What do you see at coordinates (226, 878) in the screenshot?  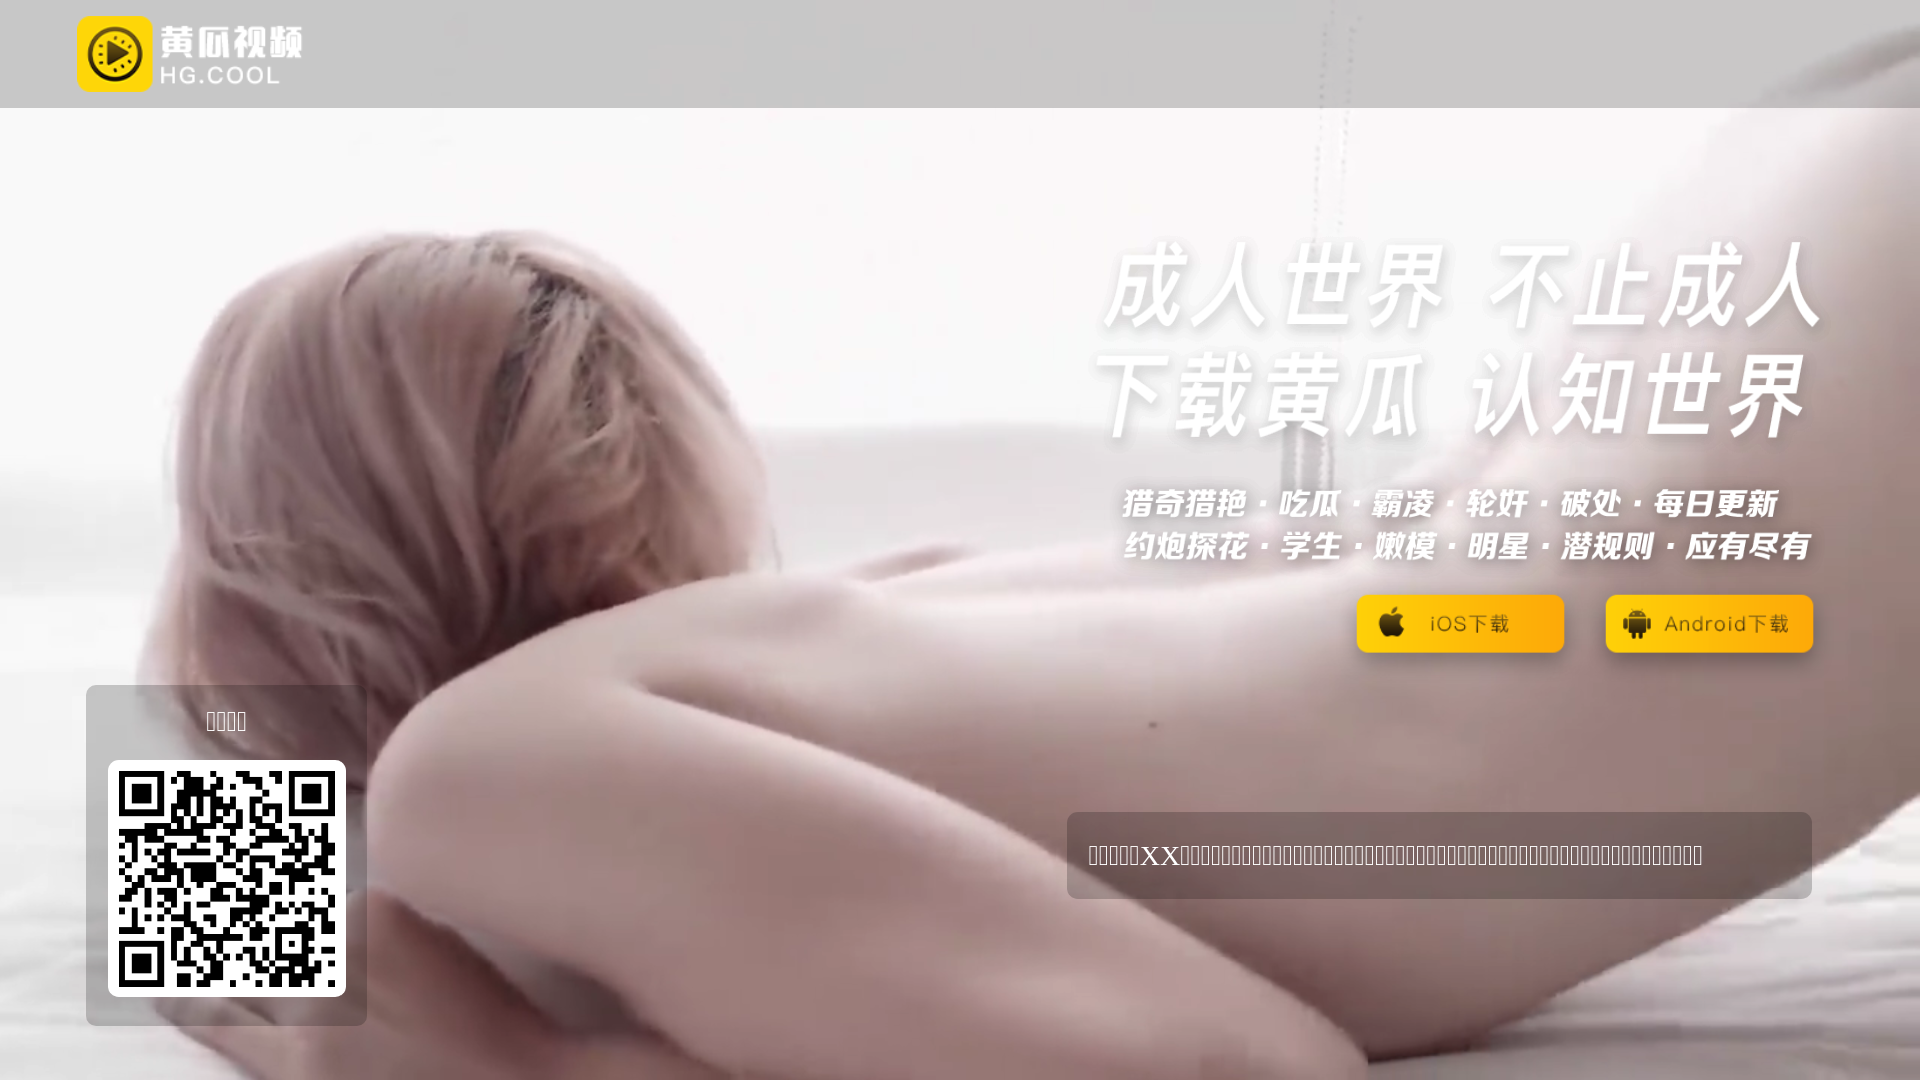 I see `'https://3dsf9fs.com/?_c=ofrr1xb'` at bounding box center [226, 878].